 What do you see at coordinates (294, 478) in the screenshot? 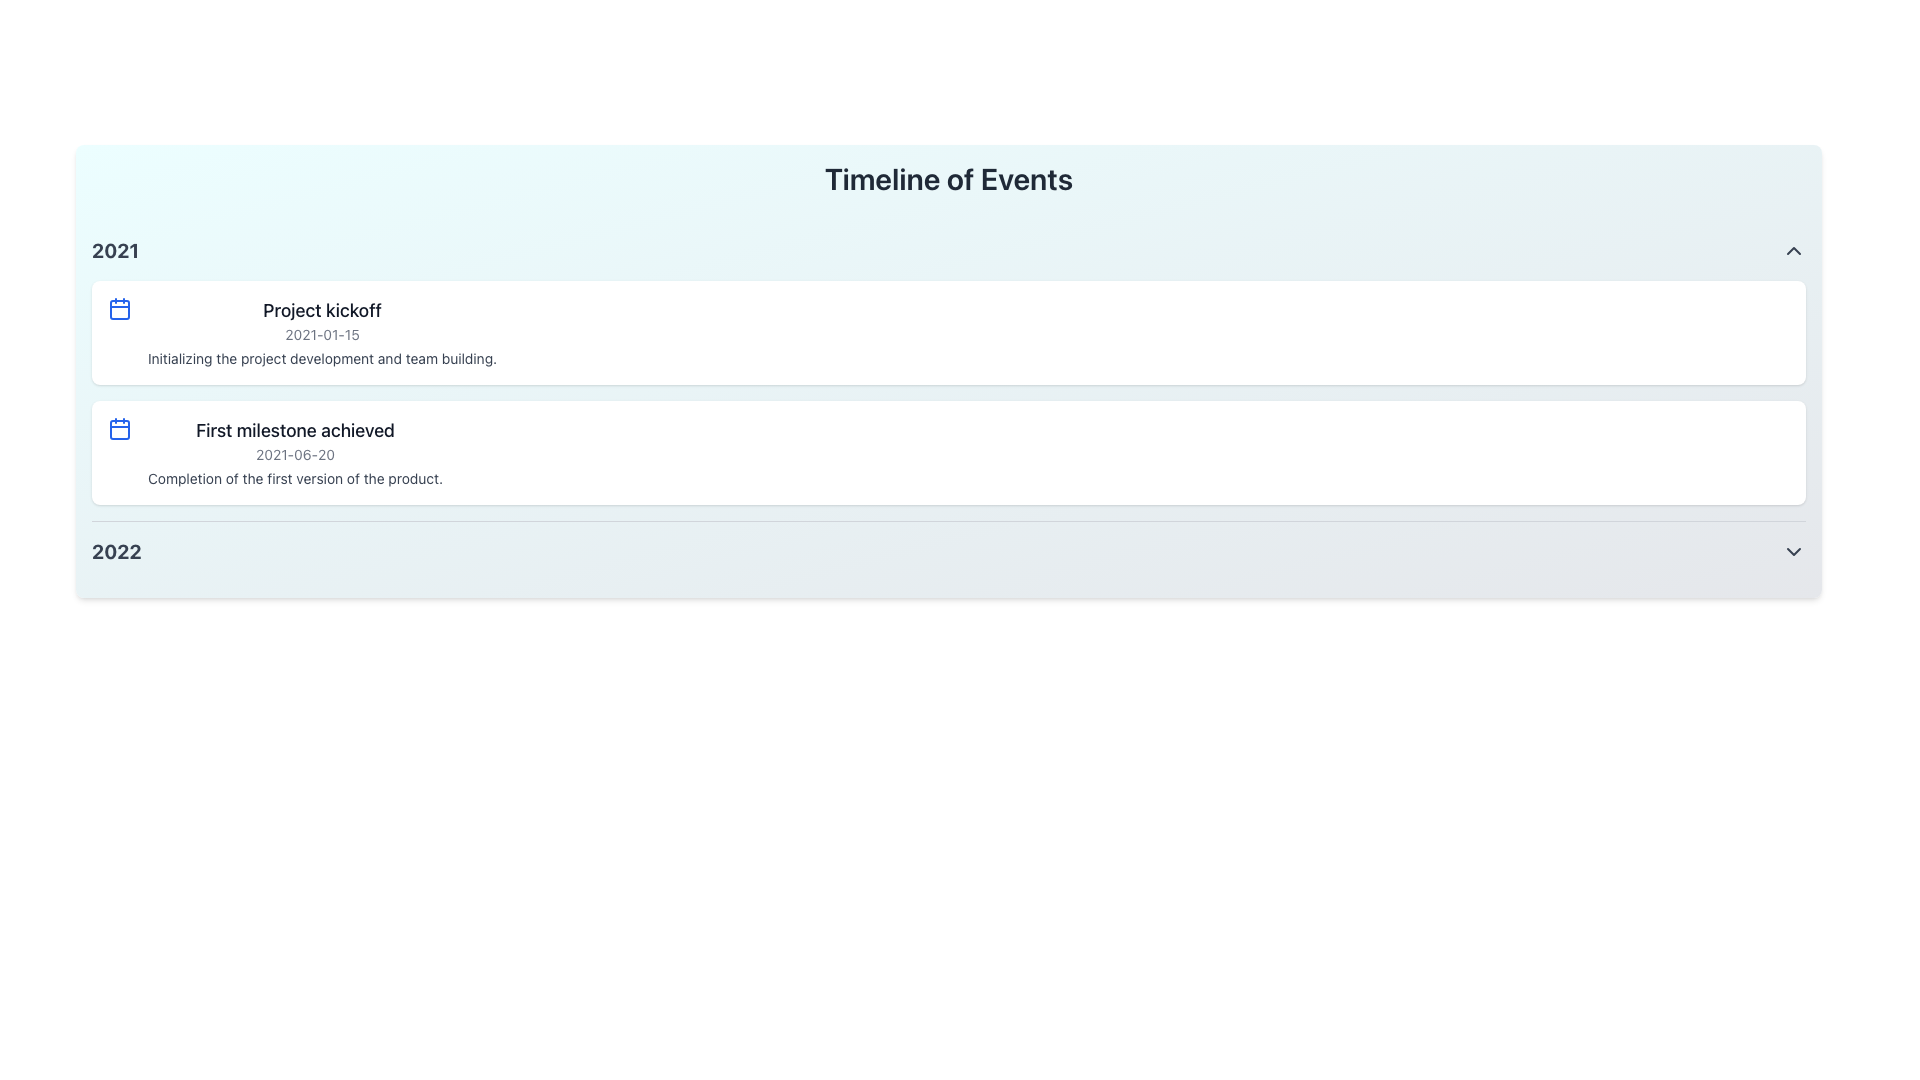
I see `the text label displaying 'Completion of the first version of the product.' which is styled in a smaller font and located beneath the milestone header 'First milestone achieved'` at bounding box center [294, 478].